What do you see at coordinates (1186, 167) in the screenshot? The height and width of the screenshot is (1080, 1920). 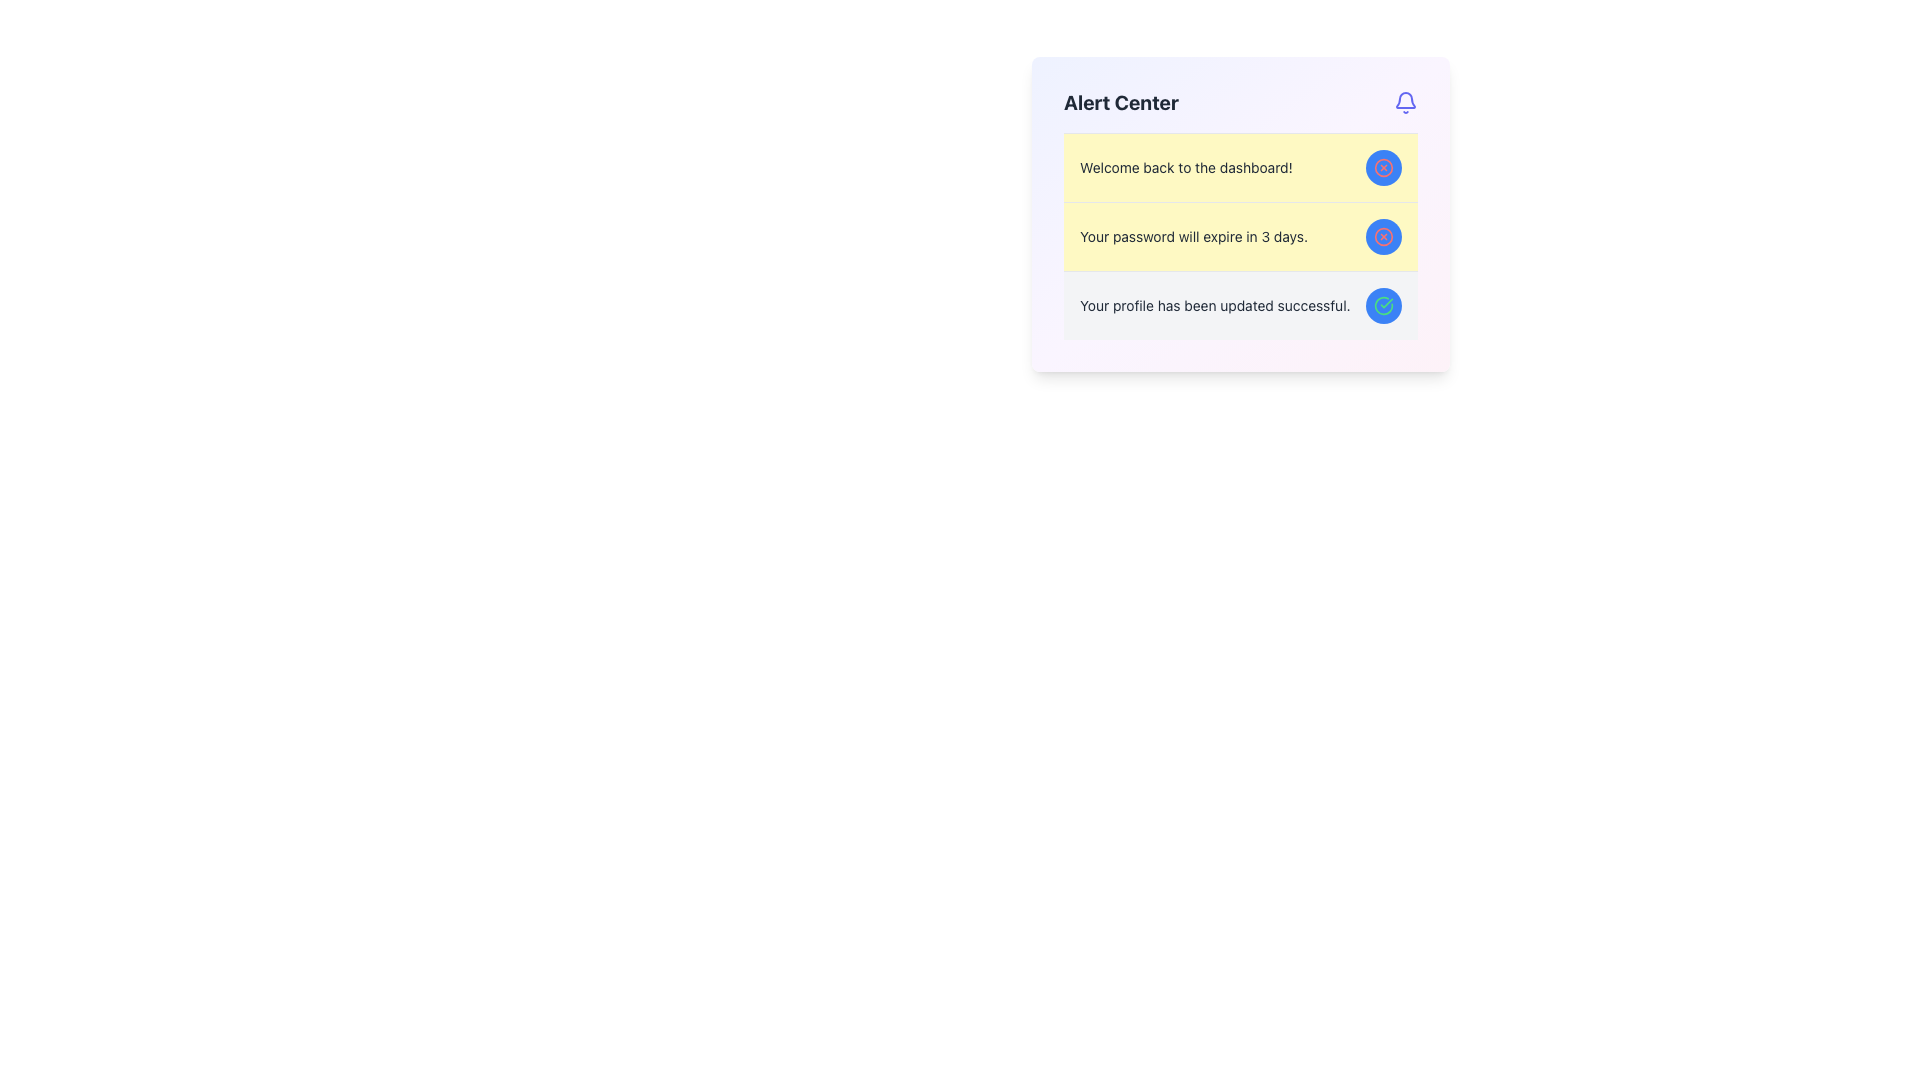 I see `the text label displaying 'Welcome back to the dashboard!' located in the upper section of the yellow-highlighted notification block within the Alert Center` at bounding box center [1186, 167].